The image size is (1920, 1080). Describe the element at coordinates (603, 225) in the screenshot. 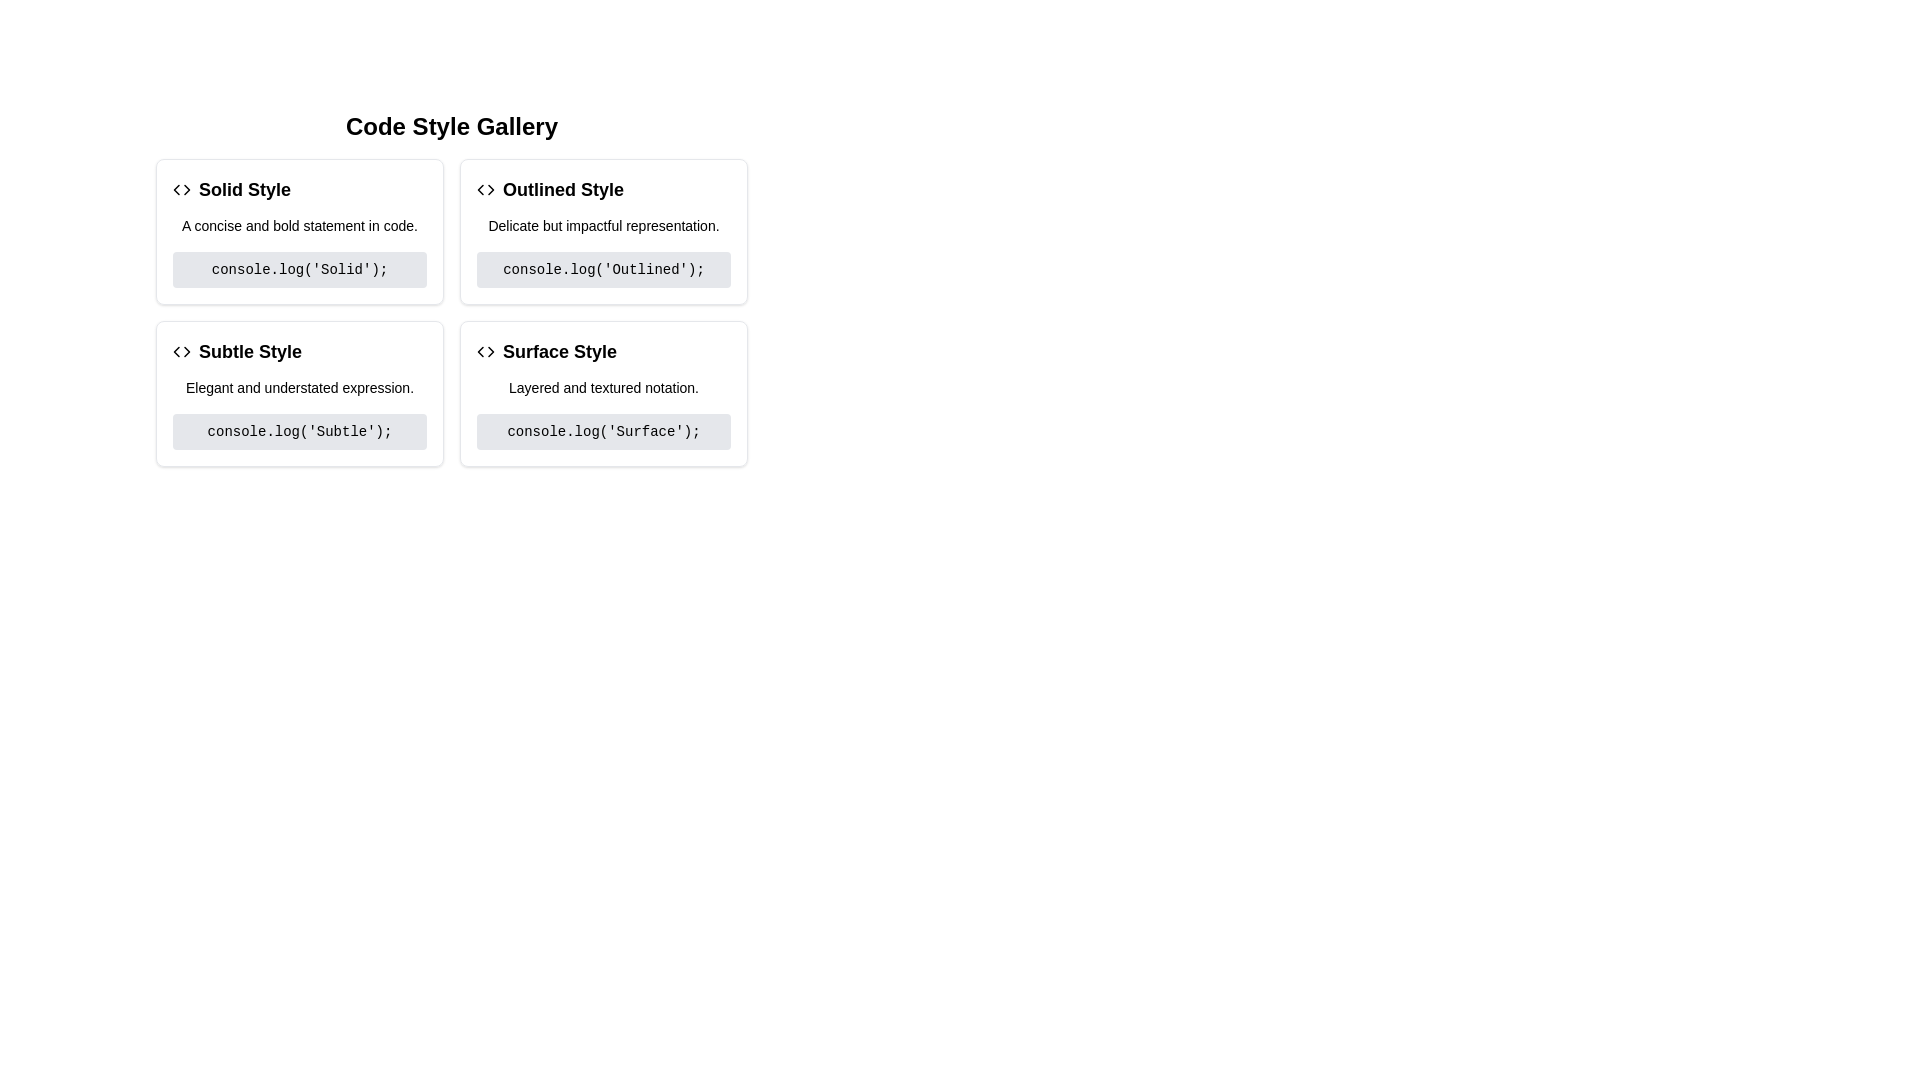

I see `the text element that says 'Delicate but impactful representation.' located in the content card labeled 'Outlined Style'` at that location.